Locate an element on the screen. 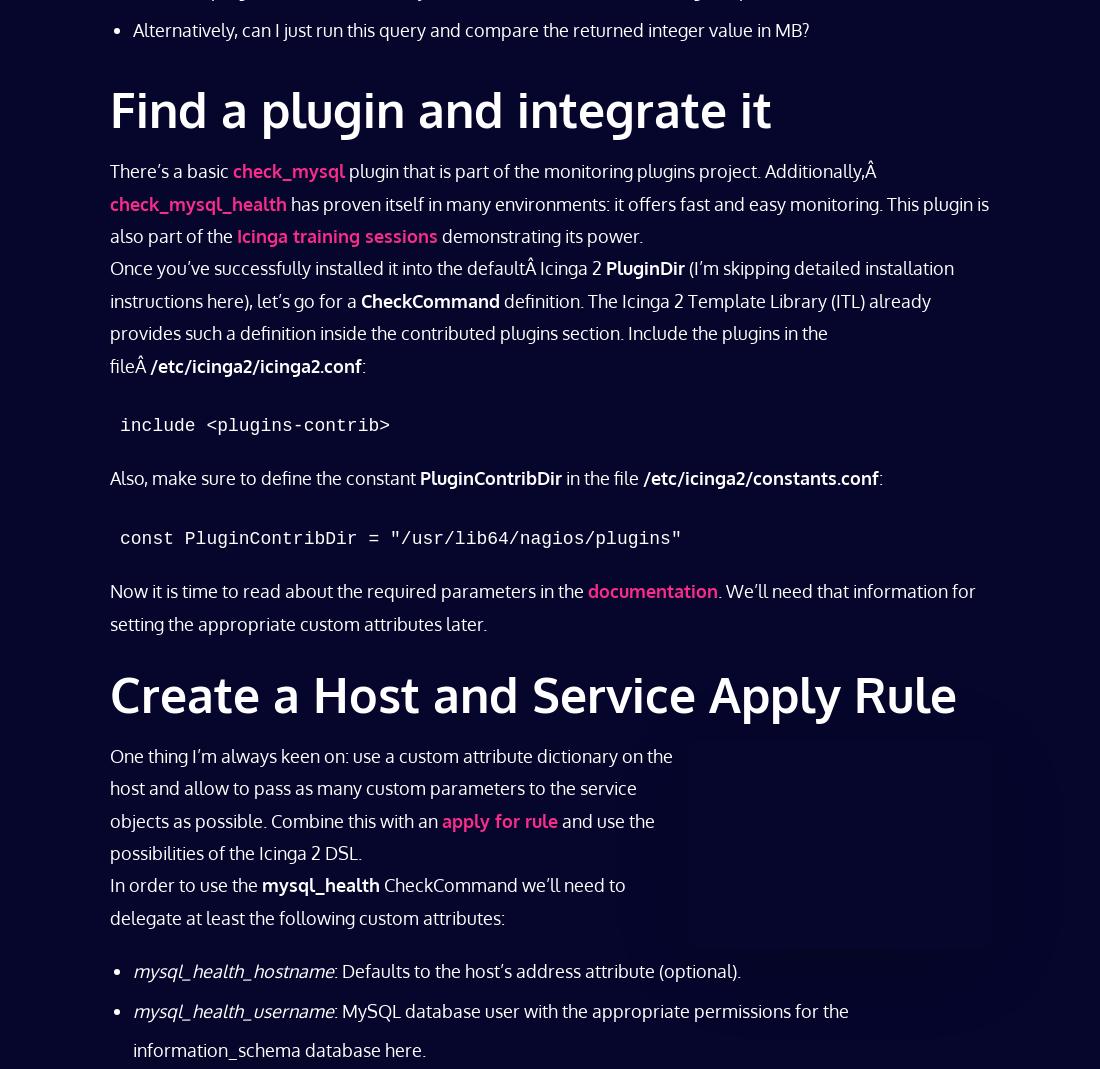  'PluginDir' is located at coordinates (645, 266).